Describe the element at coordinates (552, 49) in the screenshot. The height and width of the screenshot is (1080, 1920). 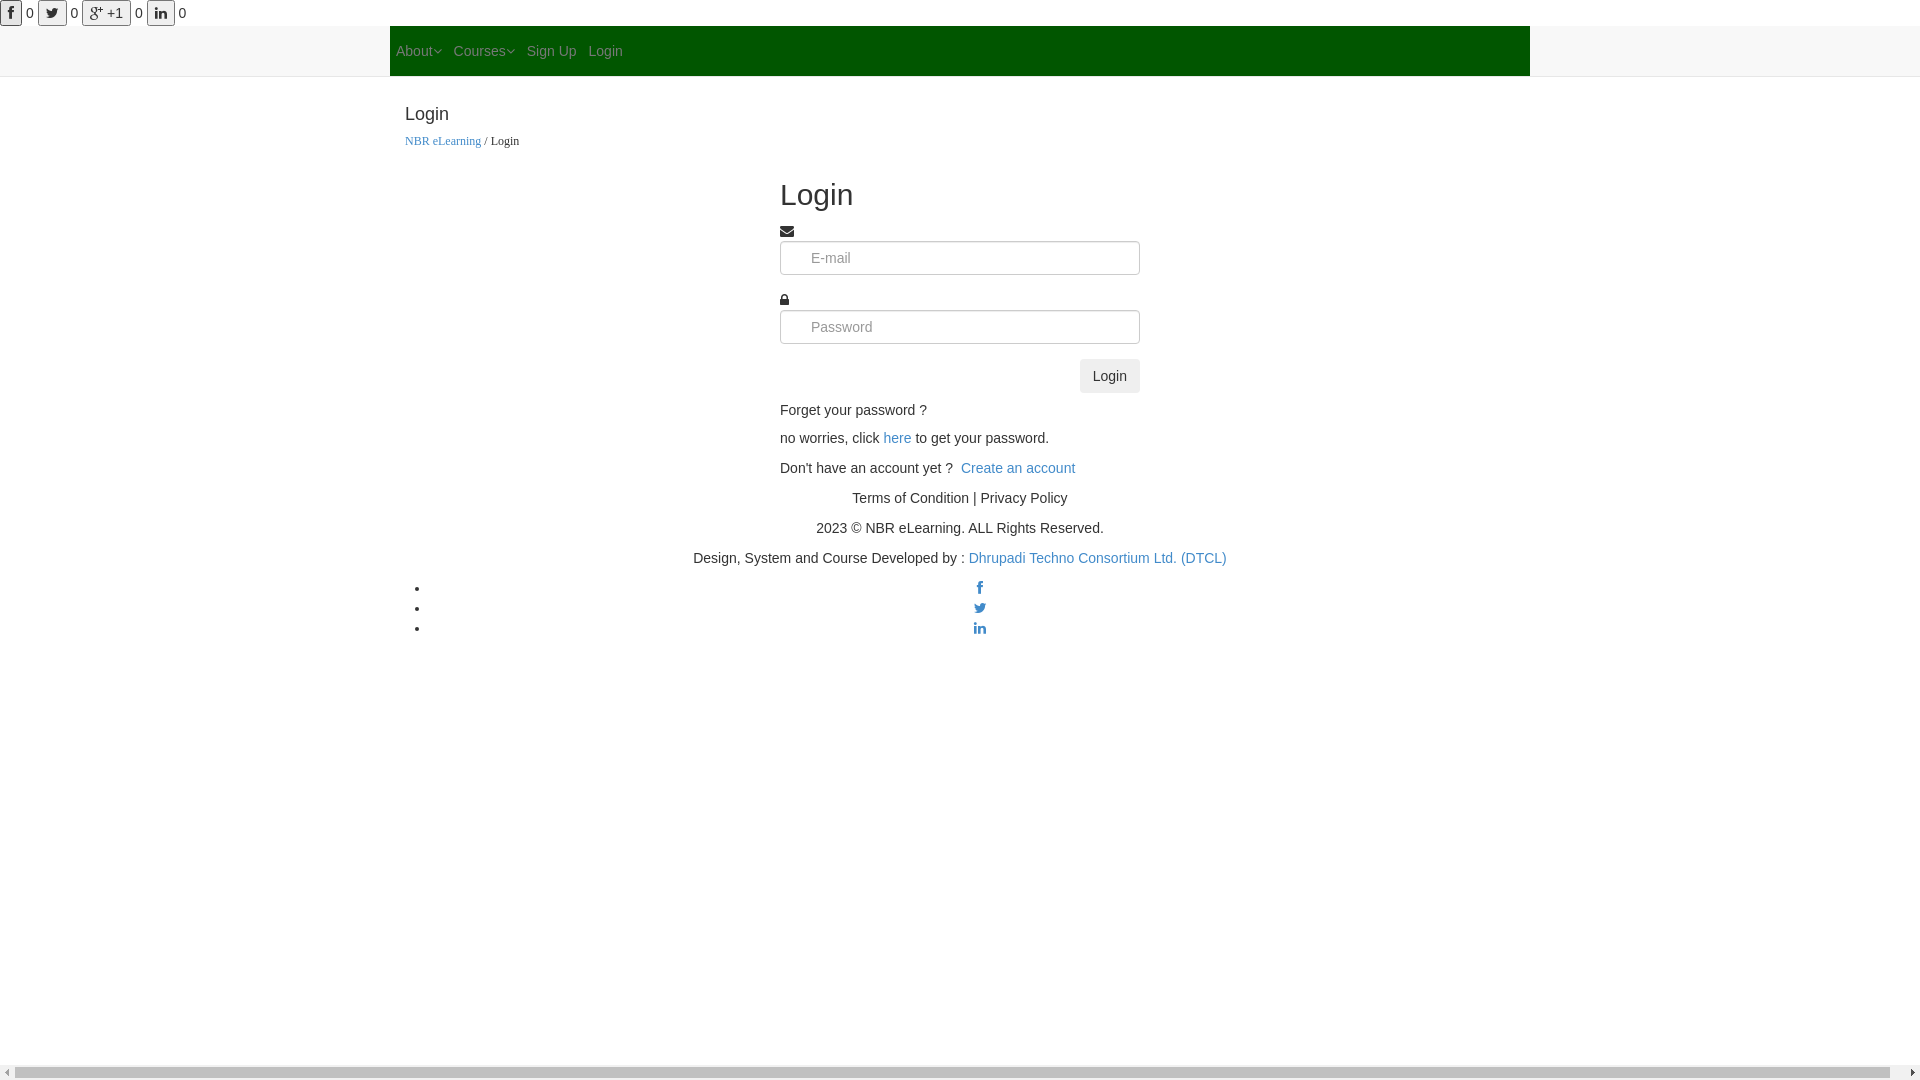
I see `'Sign Up'` at that location.